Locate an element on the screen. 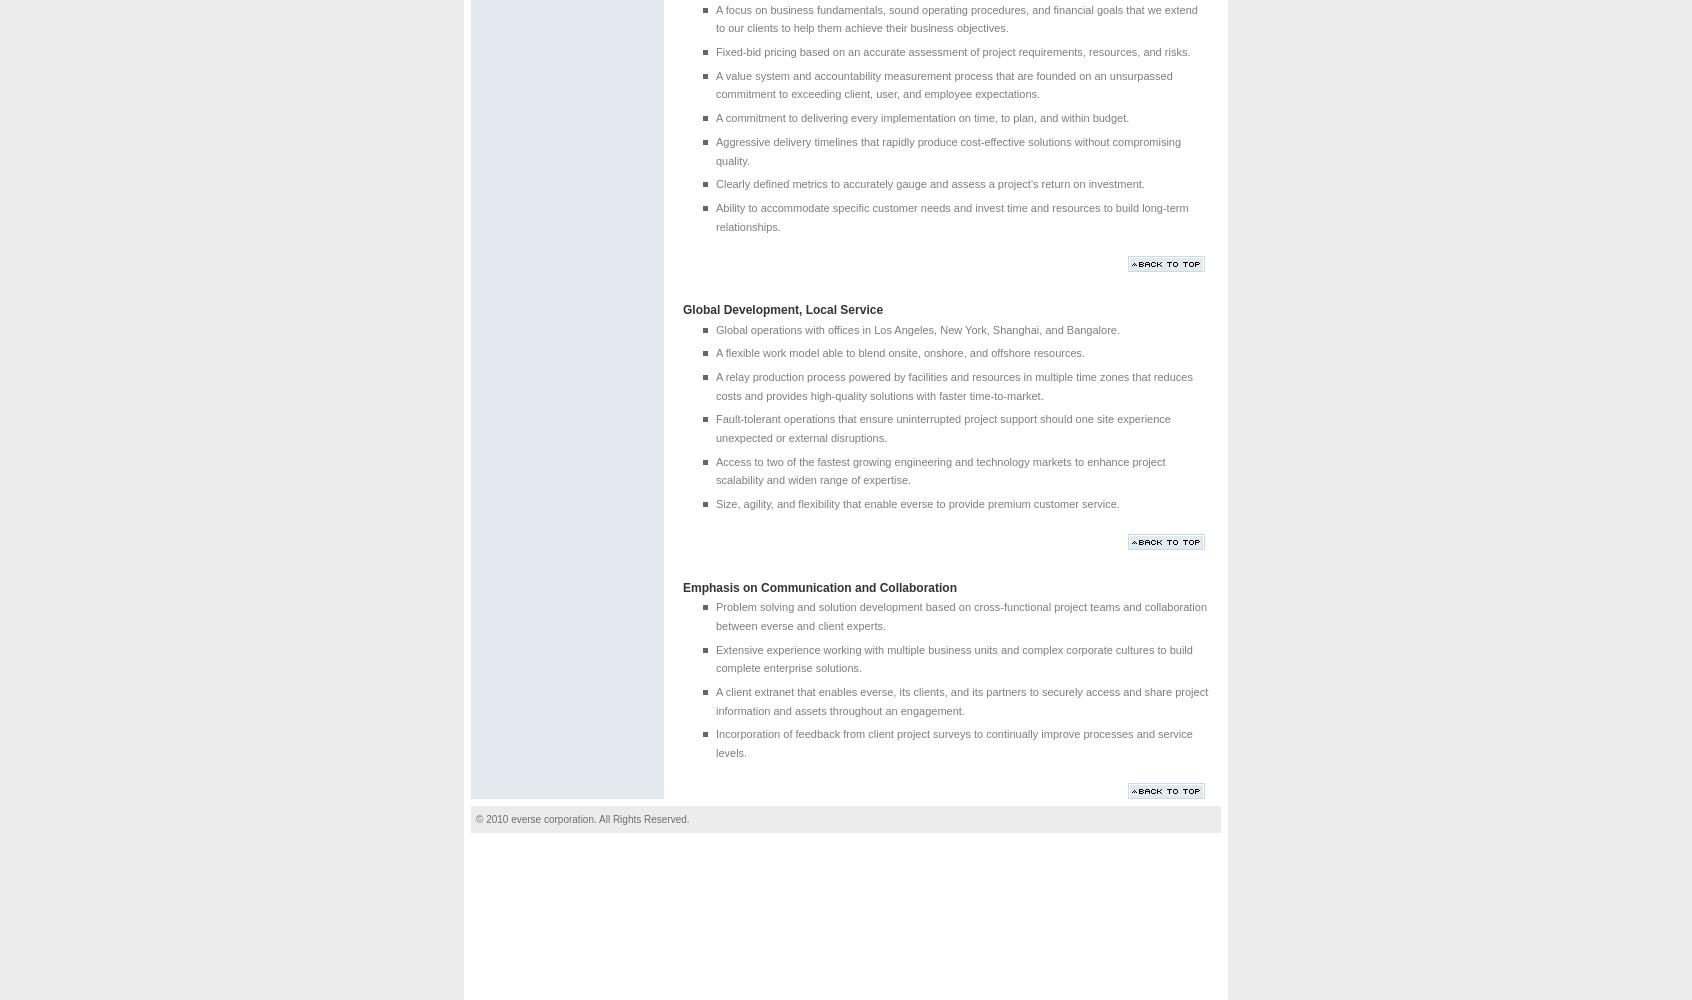 The width and height of the screenshot is (1692, 1000). 'A value system and accountability measurement process that are founded on an unsurpassed commitment to exceeding client, user, and employee expectations.' is located at coordinates (943, 83).